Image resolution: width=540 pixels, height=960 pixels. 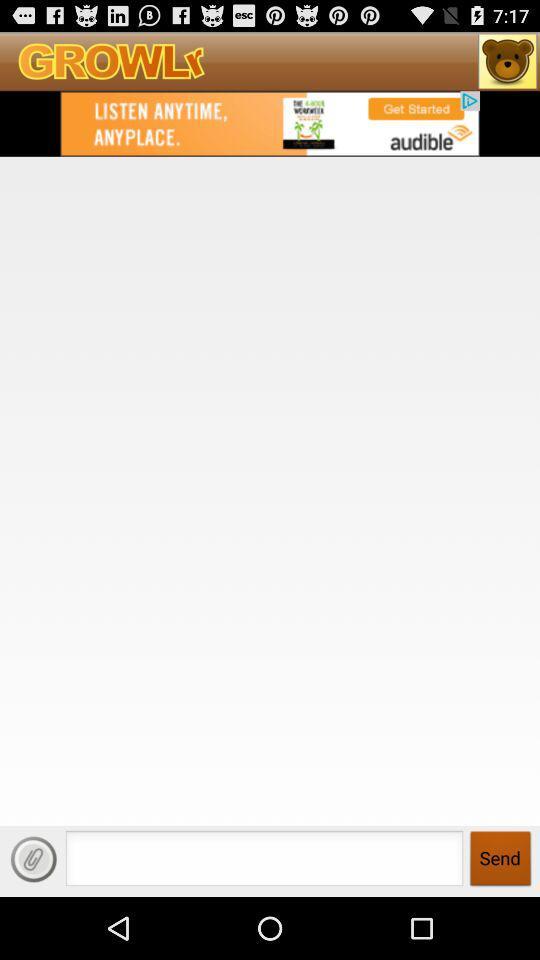 What do you see at coordinates (270, 122) in the screenshot?
I see `adds audible` at bounding box center [270, 122].